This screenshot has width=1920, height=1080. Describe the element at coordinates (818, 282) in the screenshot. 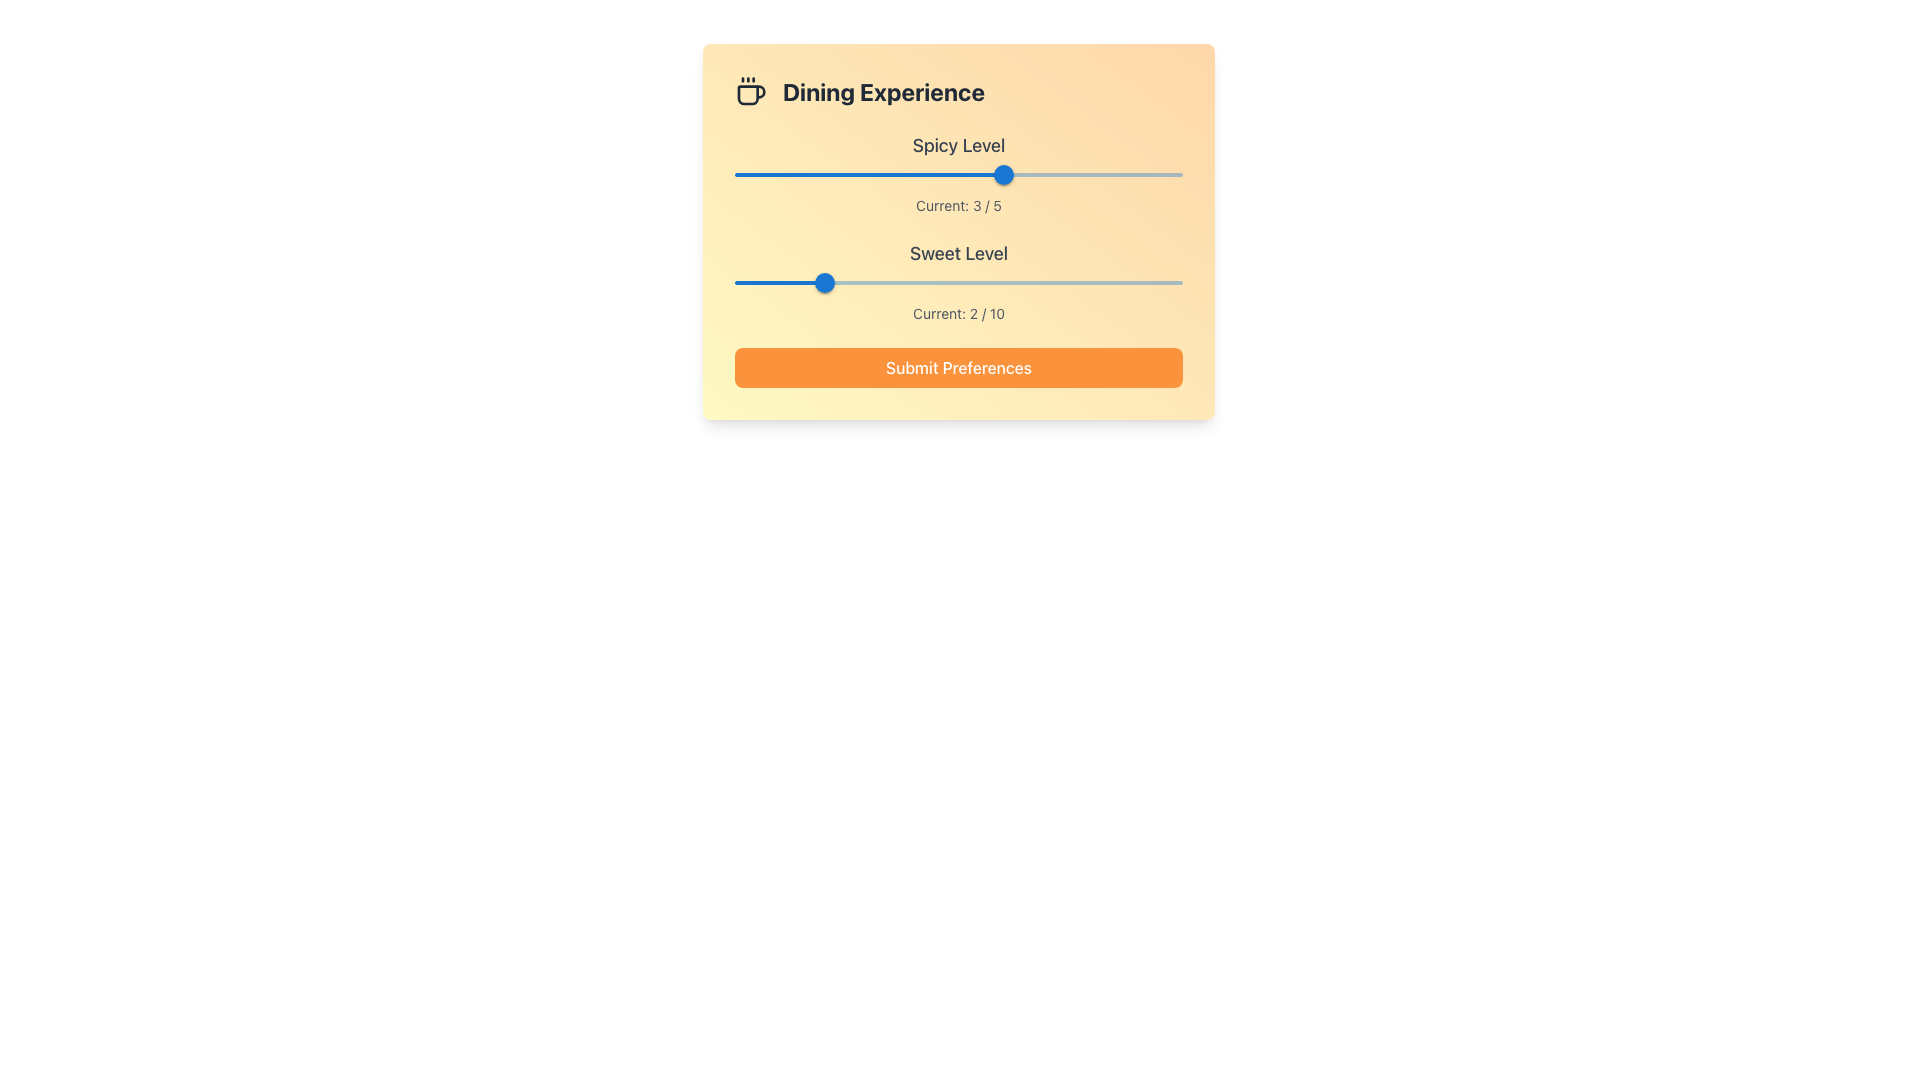

I see `slider` at that location.